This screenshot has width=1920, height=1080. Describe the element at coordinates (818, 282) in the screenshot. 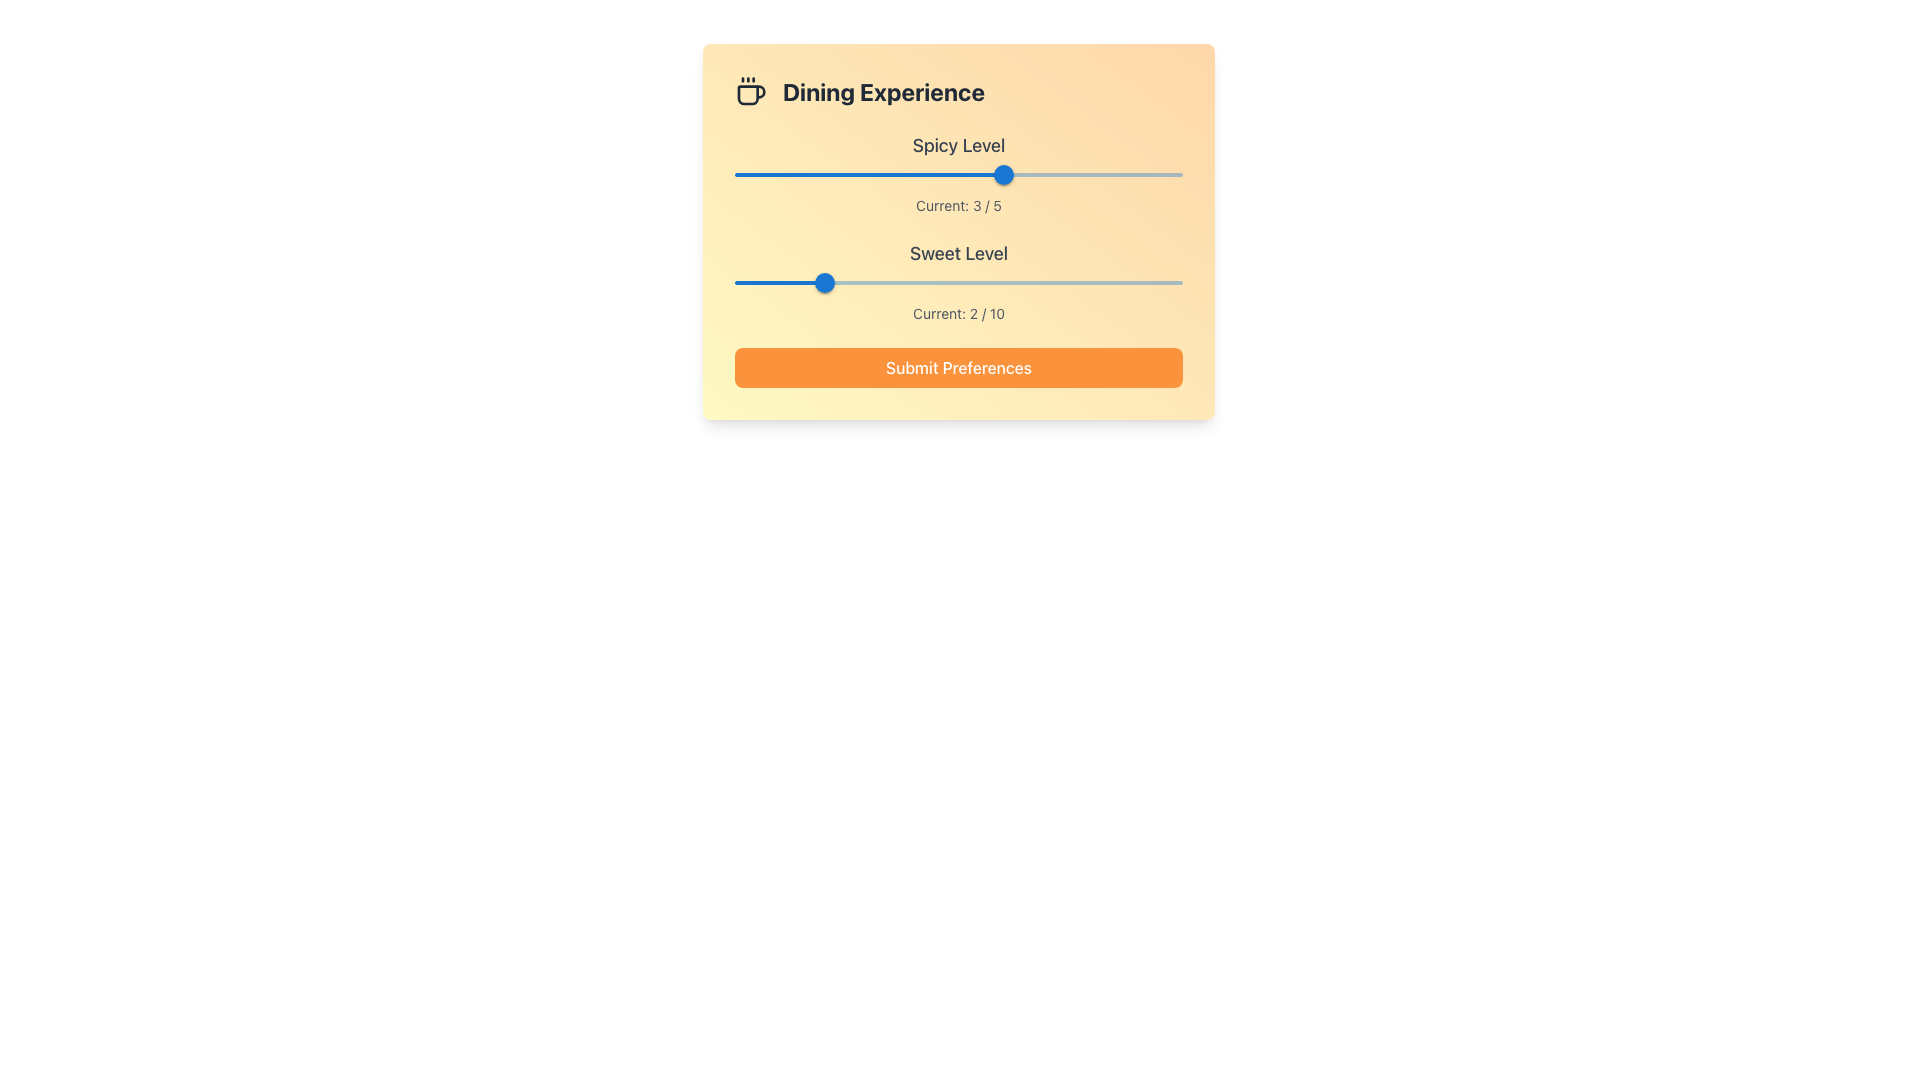

I see `slider` at that location.